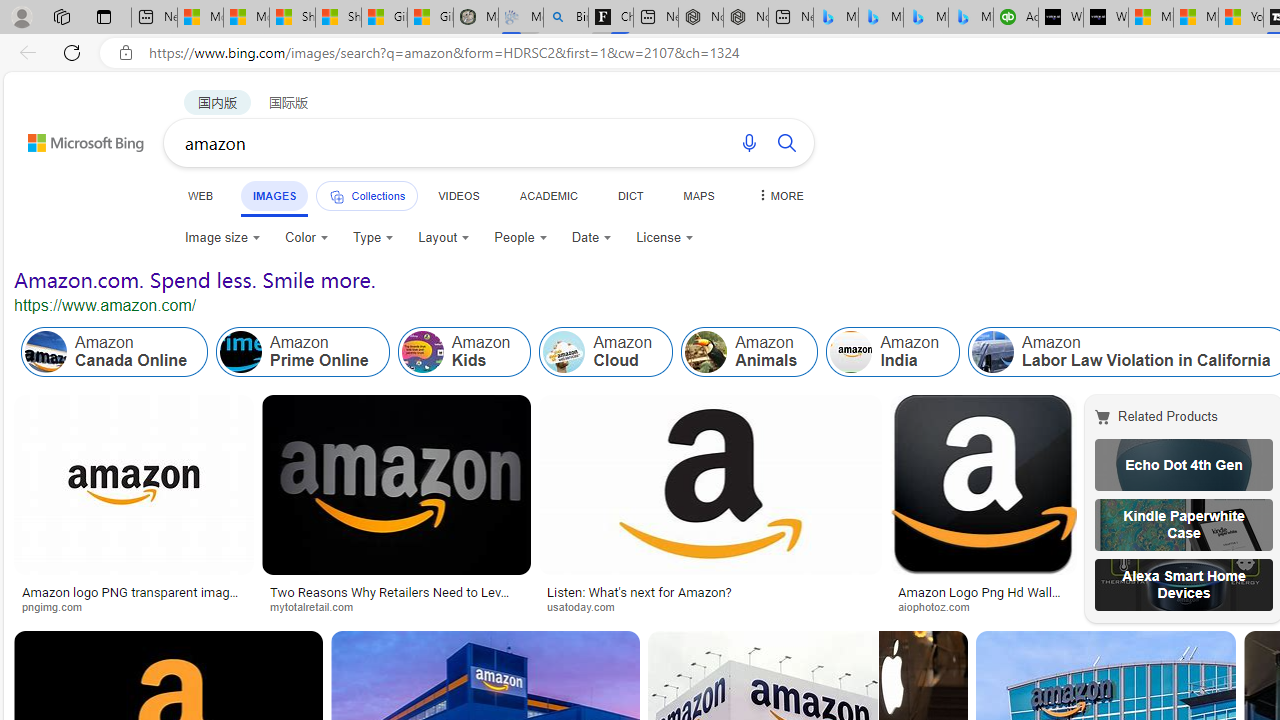 The width and height of the screenshot is (1280, 720). What do you see at coordinates (892, 351) in the screenshot?
I see `'Class: item col'` at bounding box center [892, 351].